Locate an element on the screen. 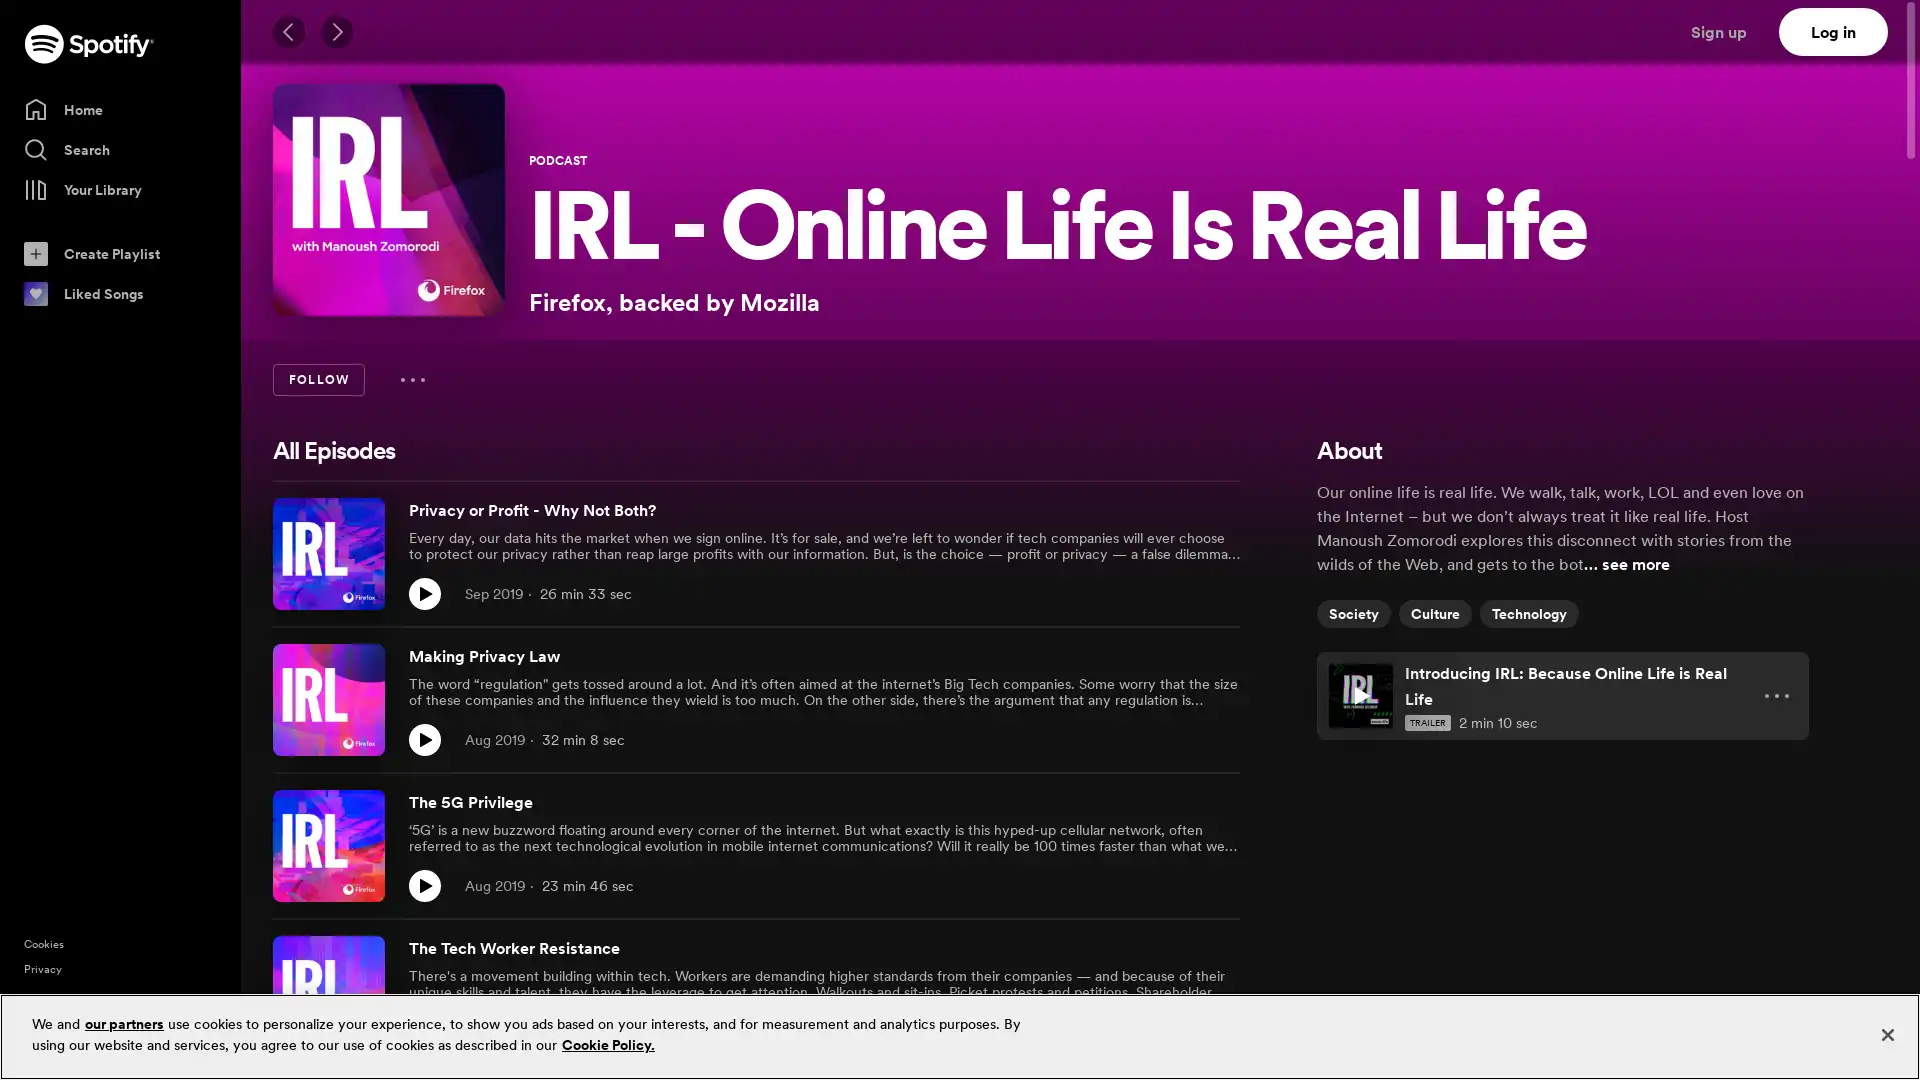 This screenshot has height=1080, width=1920. Share is located at coordinates (1180, 885).